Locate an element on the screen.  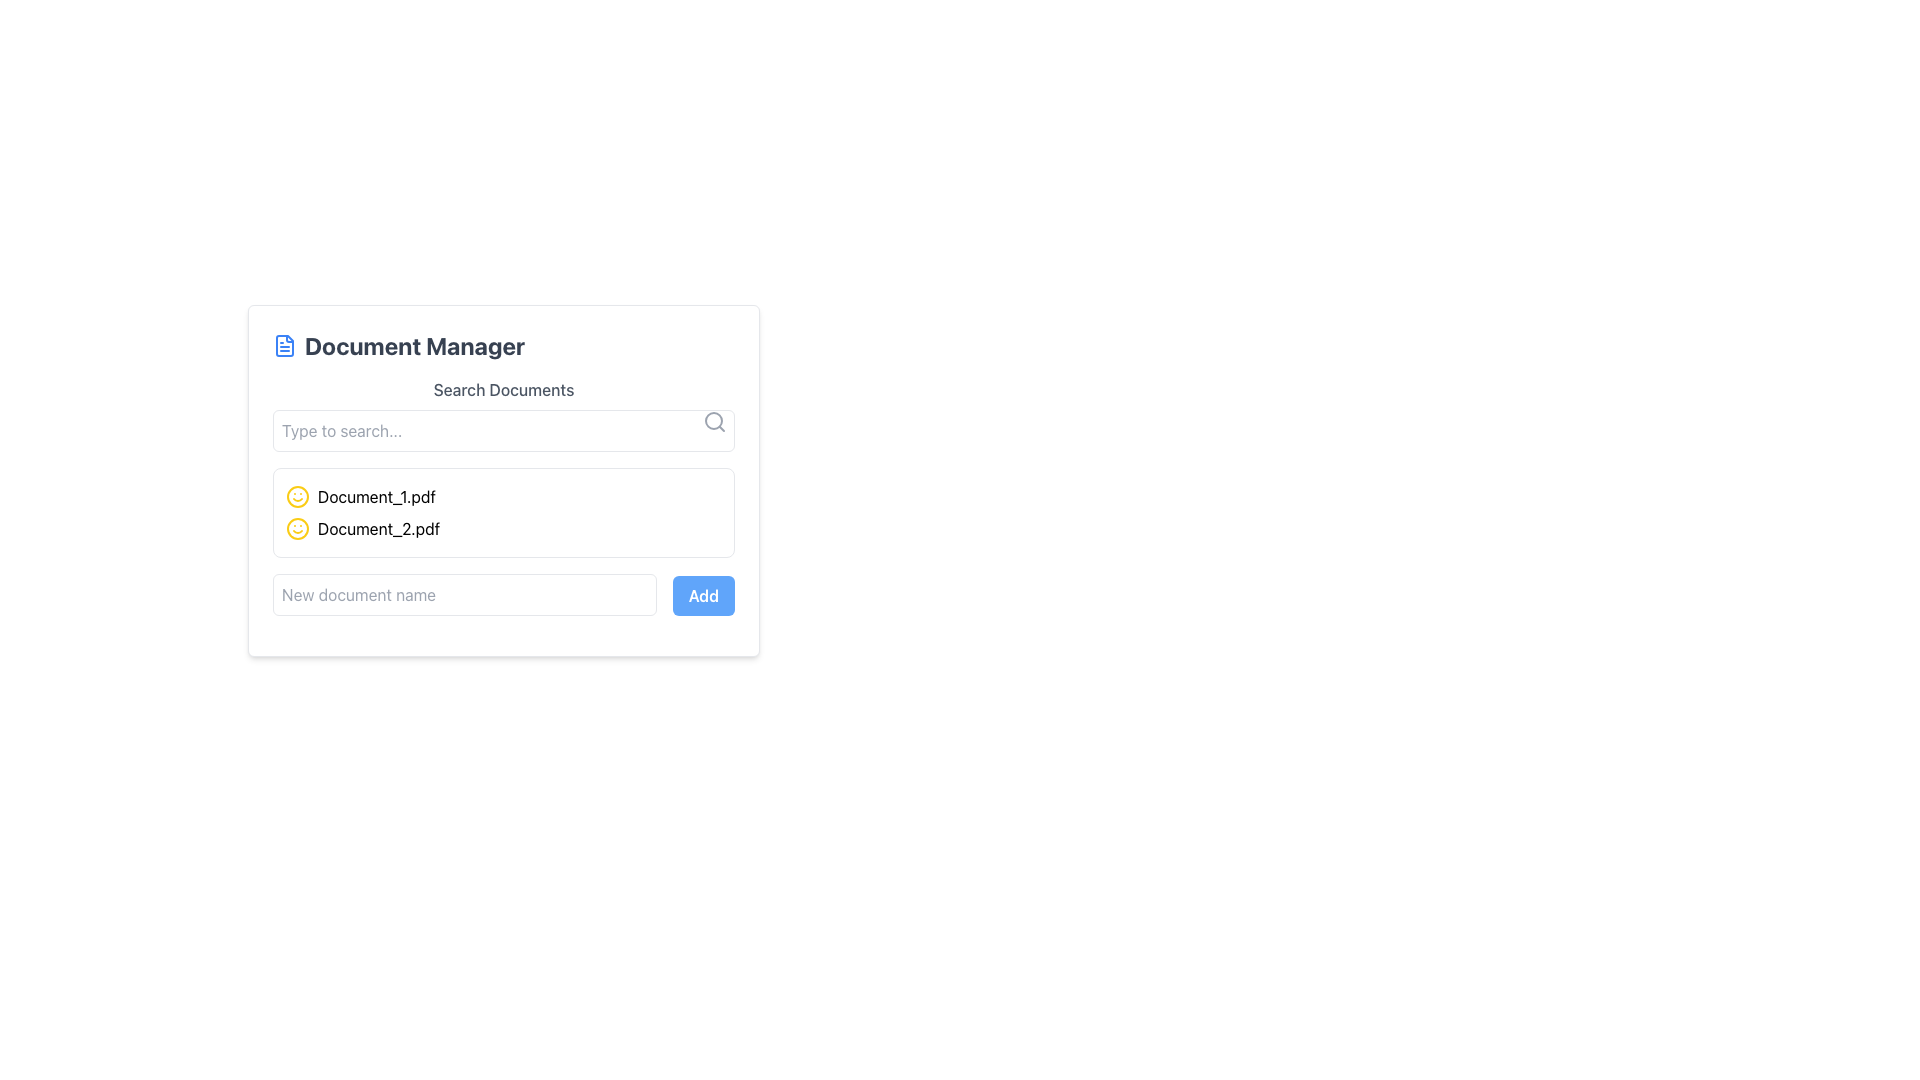
the small outlined circle icon with a smiling expression, filled with yellow color, located to the left of the text 'Document_2.pdf' in the second row of the document list in the 'Document Manager' is located at coordinates (296, 527).